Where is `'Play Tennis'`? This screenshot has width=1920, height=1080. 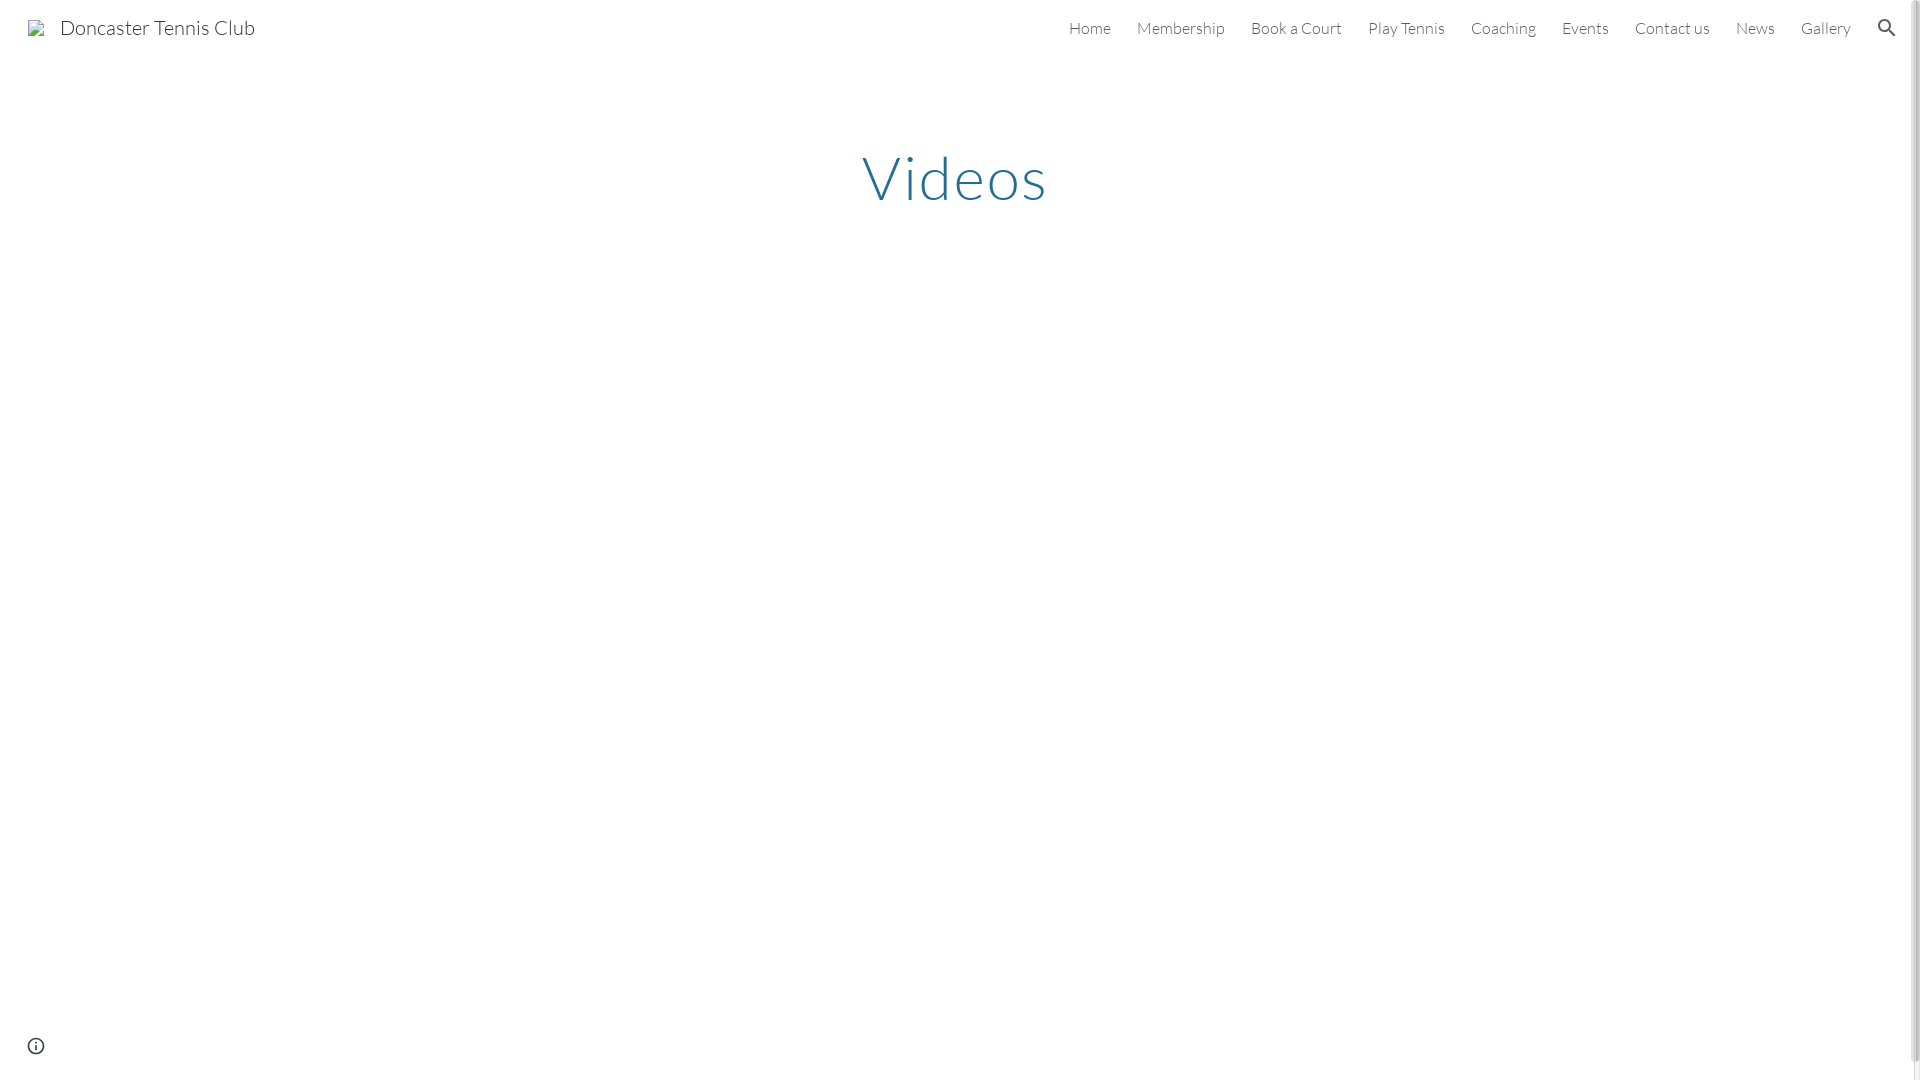 'Play Tennis' is located at coordinates (1405, 27).